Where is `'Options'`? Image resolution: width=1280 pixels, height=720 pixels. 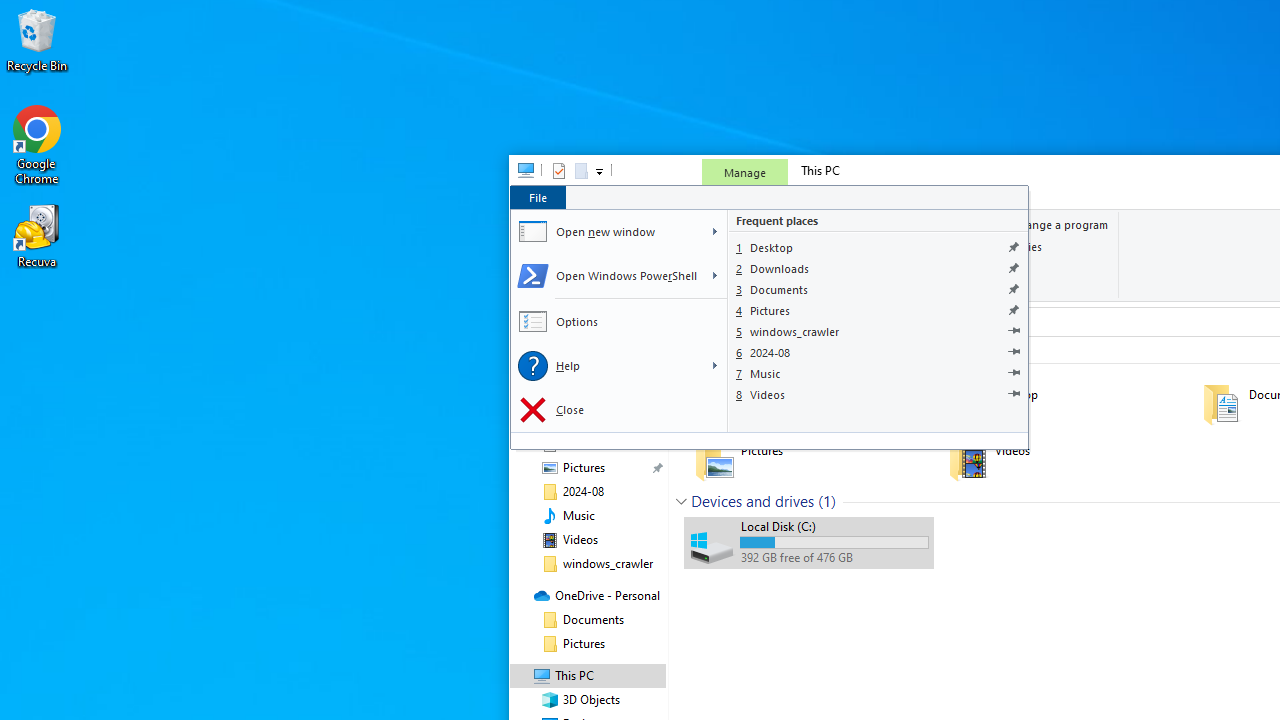 'Options' is located at coordinates (617, 321).